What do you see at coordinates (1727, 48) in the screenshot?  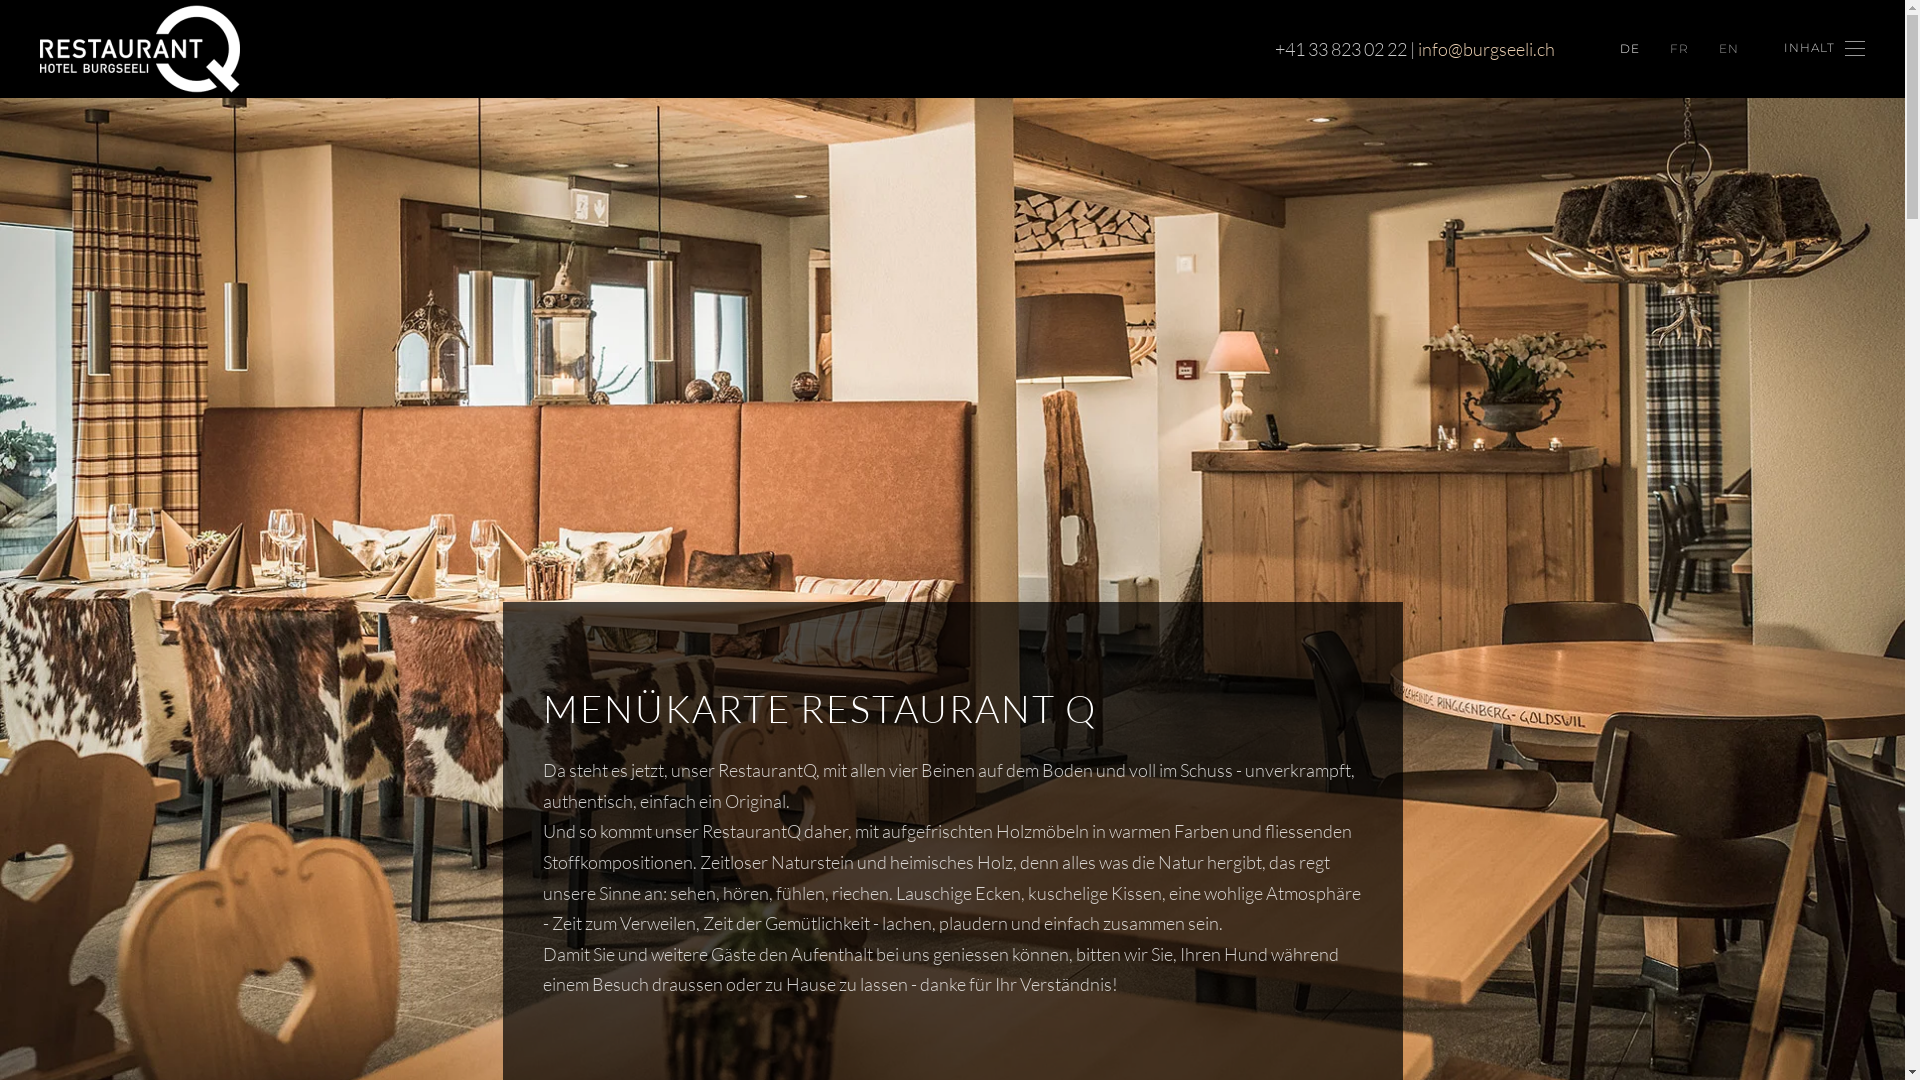 I see `'EN'` at bounding box center [1727, 48].